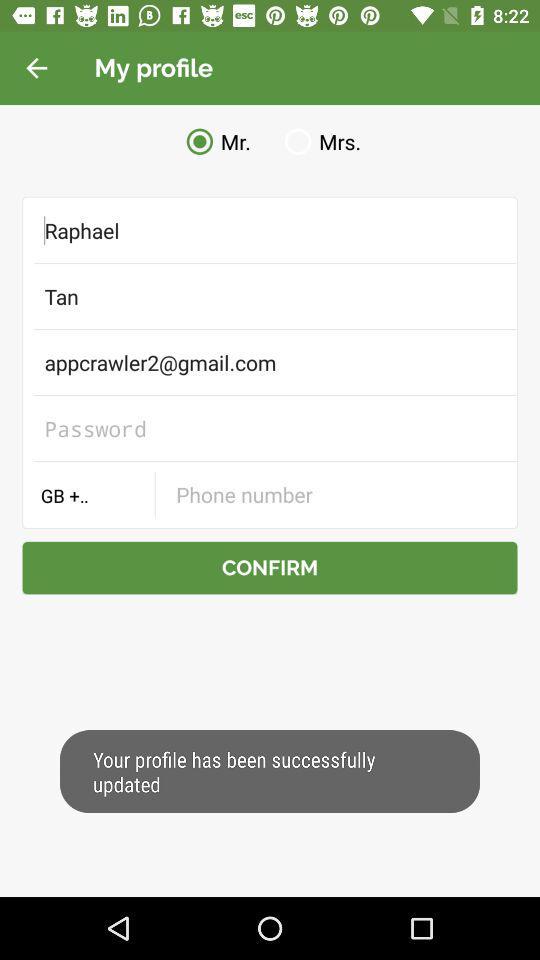  Describe the element at coordinates (335, 493) in the screenshot. I see `phone number` at that location.